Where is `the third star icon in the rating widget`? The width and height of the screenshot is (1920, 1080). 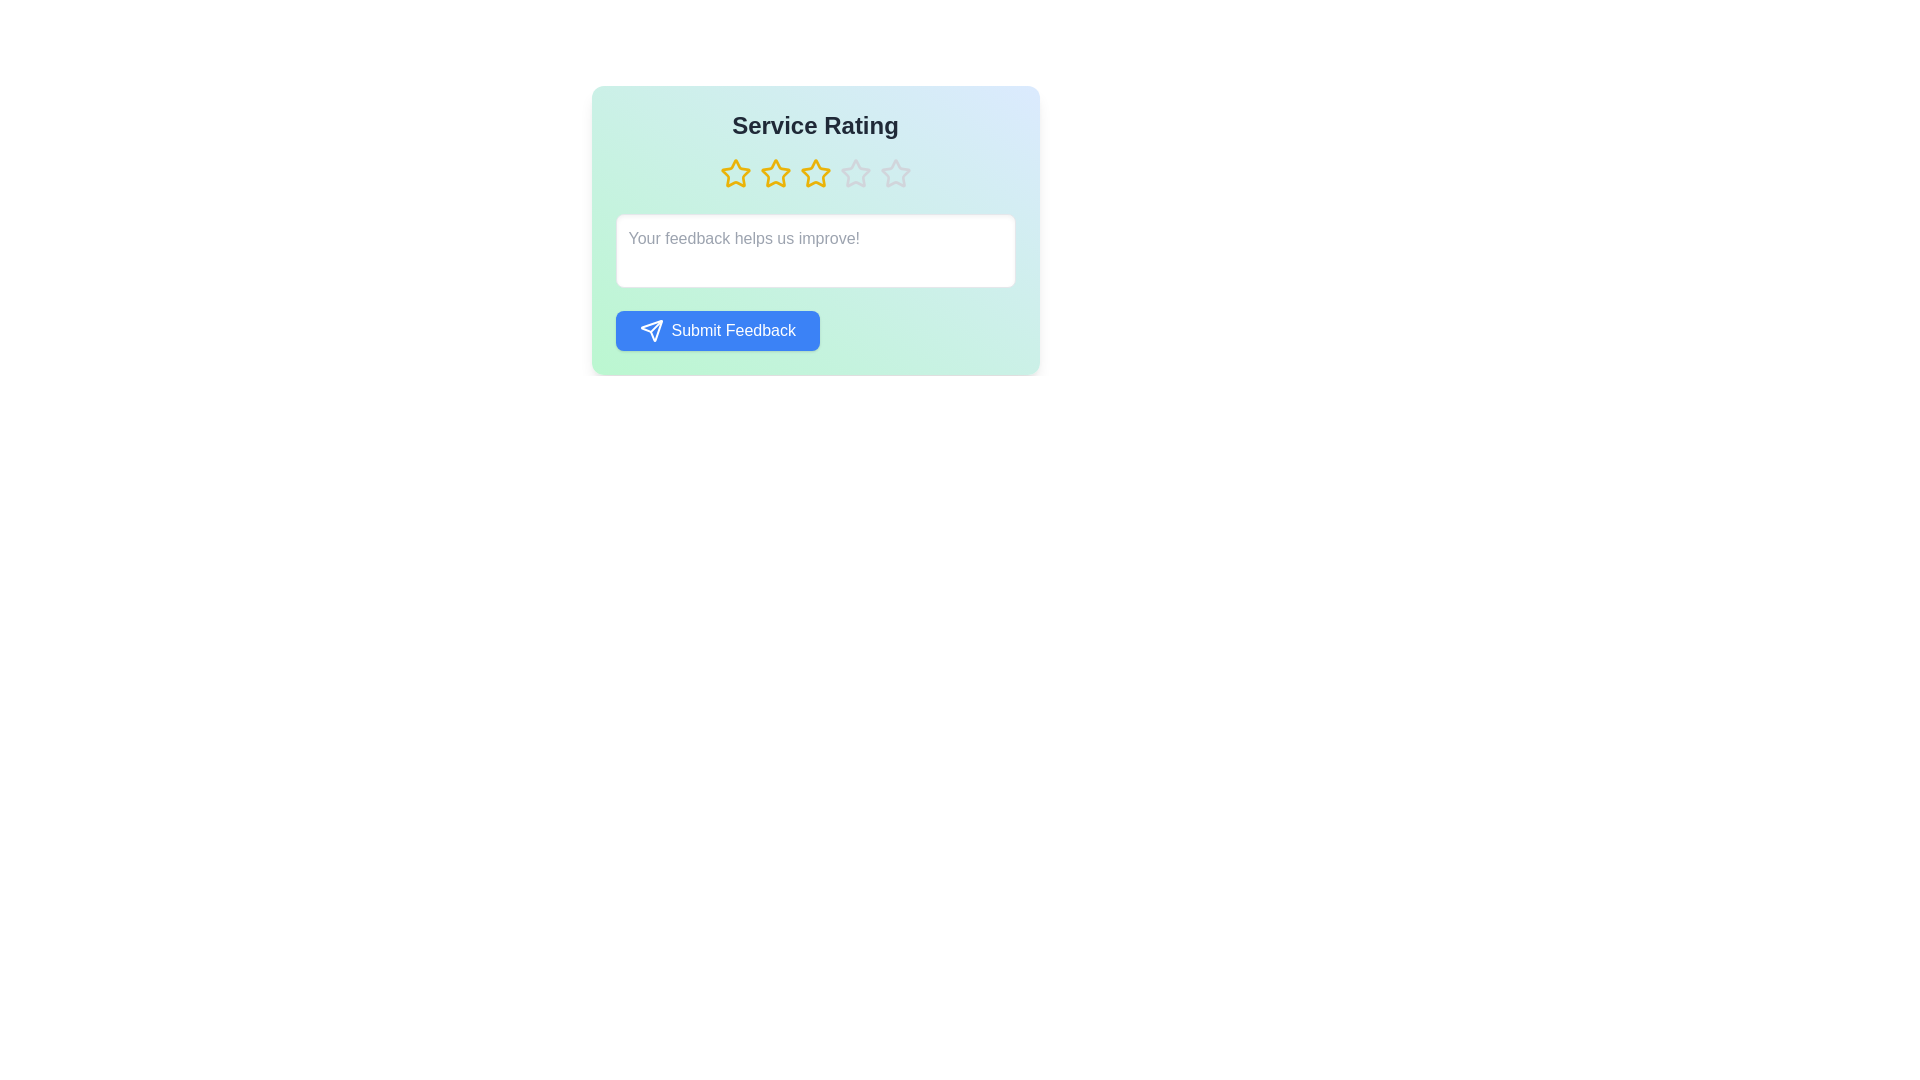
the third star icon in the rating widget is located at coordinates (774, 172).